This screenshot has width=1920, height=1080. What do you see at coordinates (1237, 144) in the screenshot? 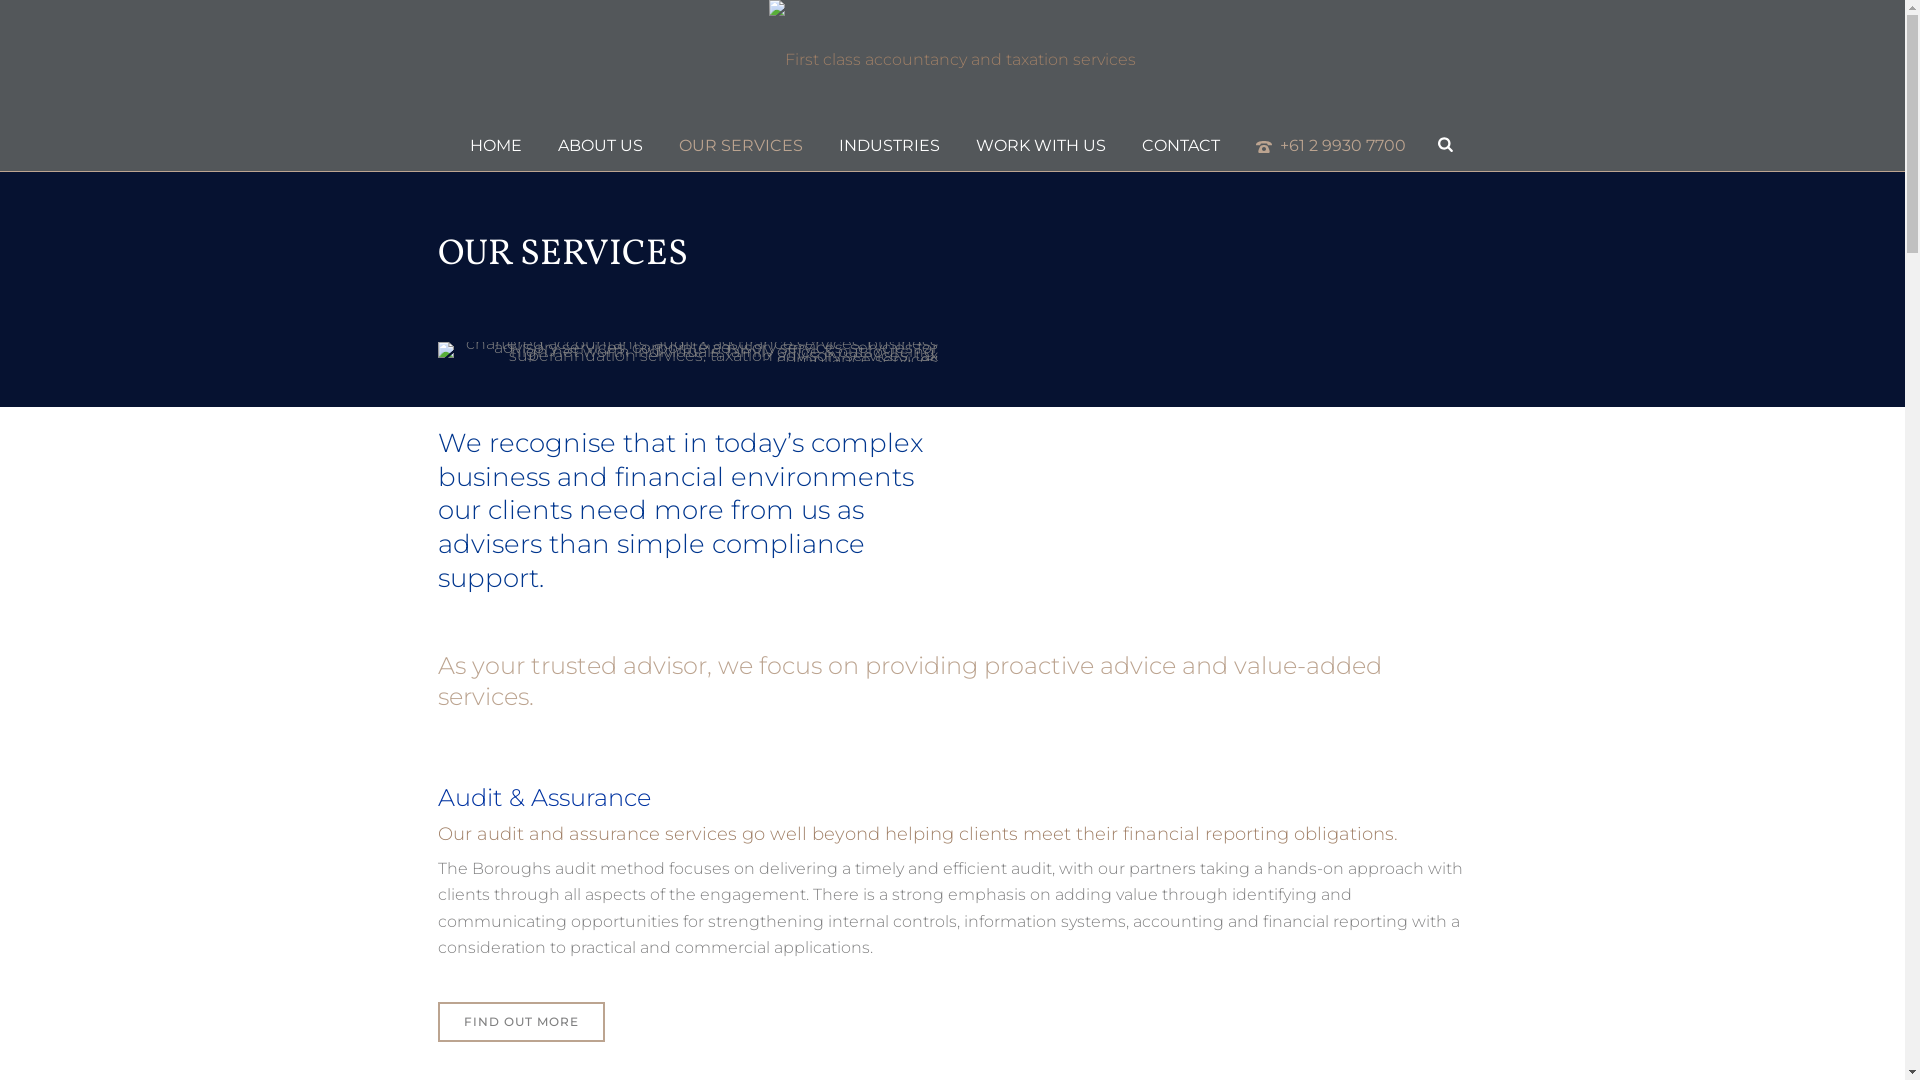
I see `'+61 2 9930 7700'` at bounding box center [1237, 144].